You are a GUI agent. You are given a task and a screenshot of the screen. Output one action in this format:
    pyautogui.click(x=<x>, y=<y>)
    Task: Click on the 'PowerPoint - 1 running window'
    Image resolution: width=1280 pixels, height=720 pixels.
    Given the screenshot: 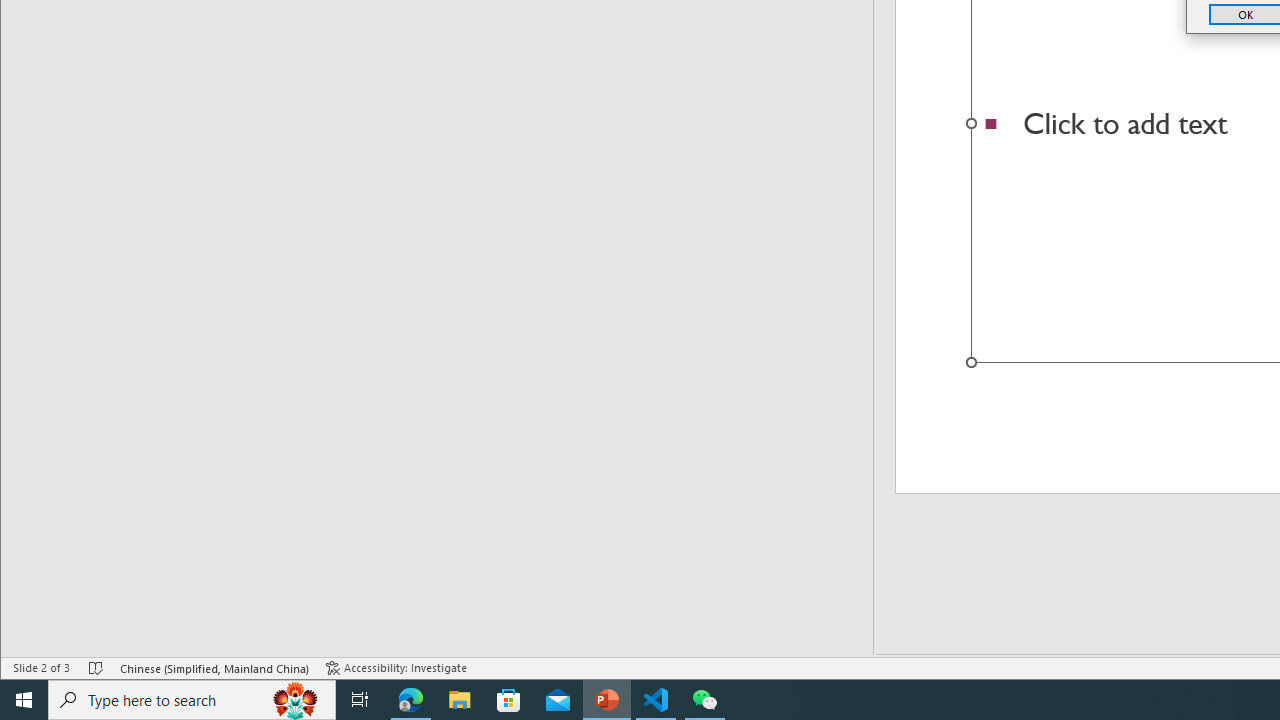 What is the action you would take?
    pyautogui.click(x=606, y=698)
    